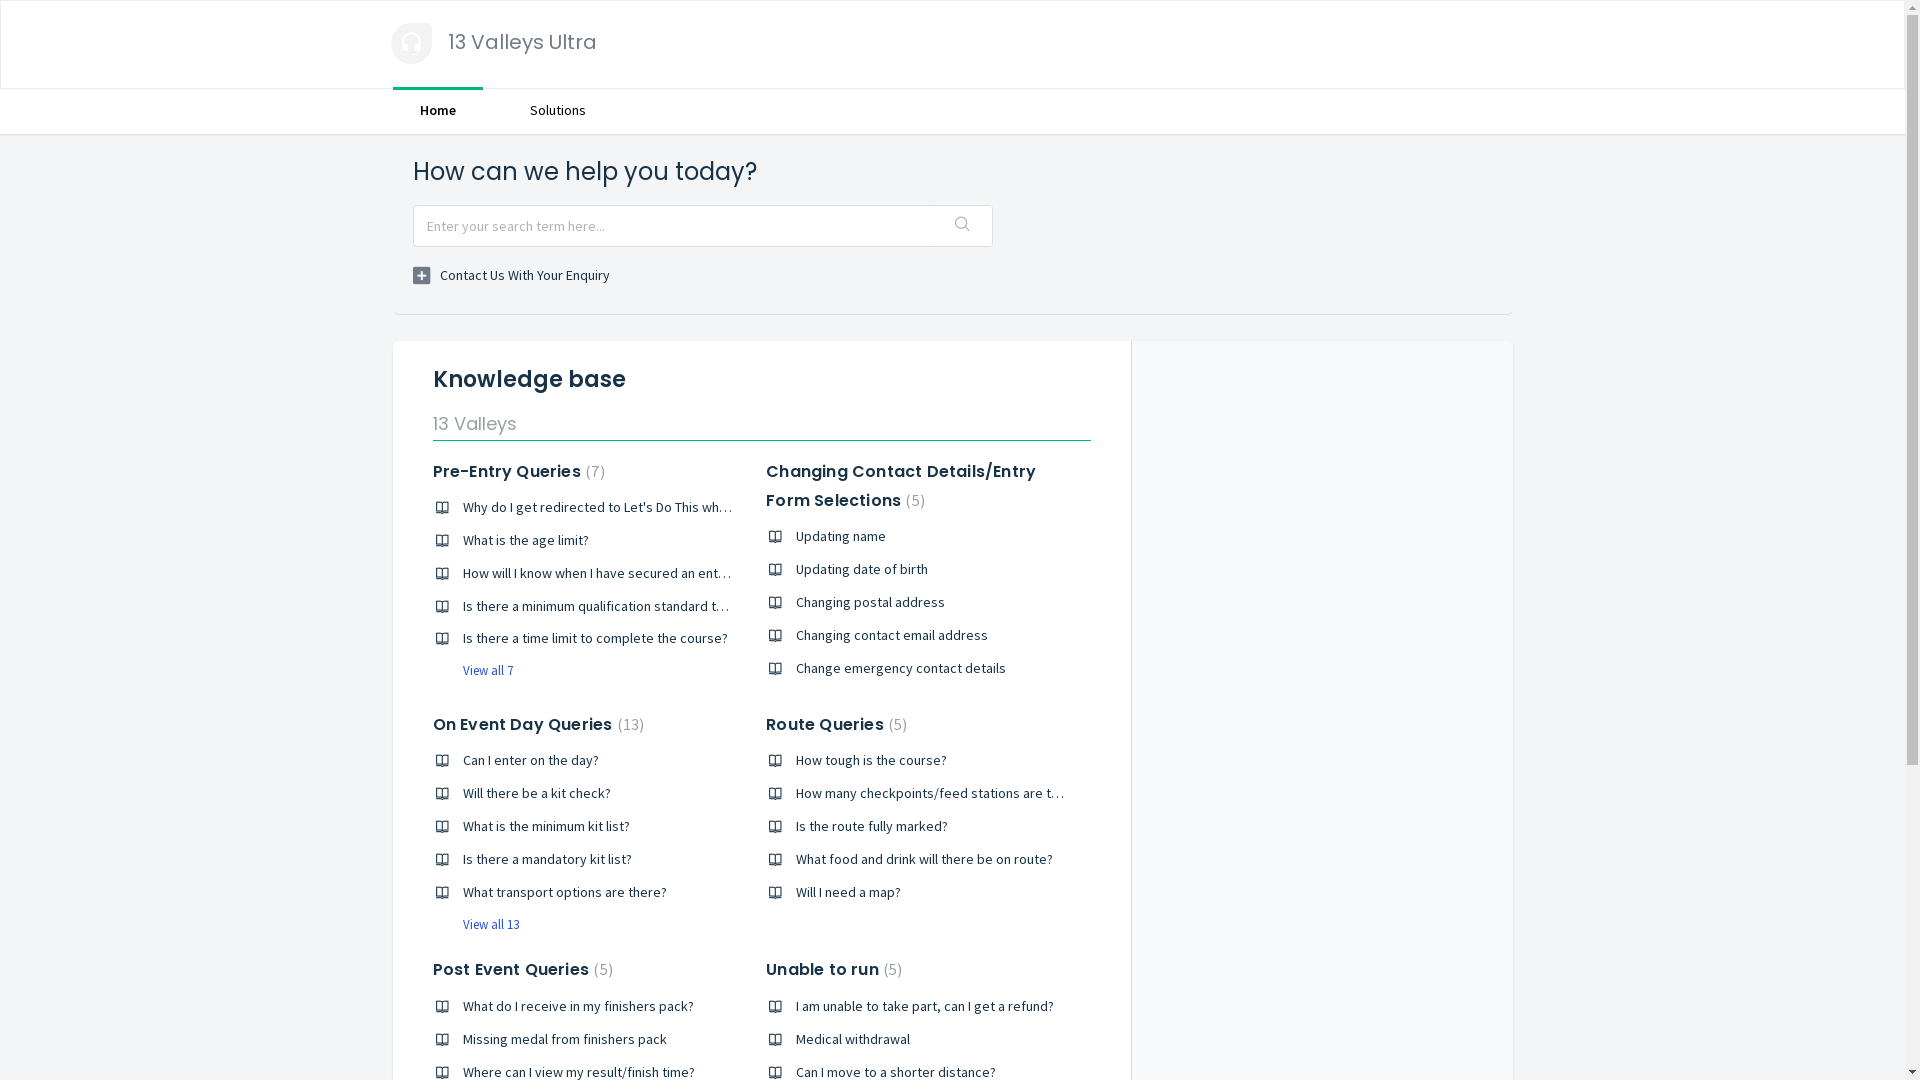 The image size is (1920, 1080). Describe the element at coordinates (546, 858) in the screenshot. I see `'Is there a mandatory kit list?'` at that location.